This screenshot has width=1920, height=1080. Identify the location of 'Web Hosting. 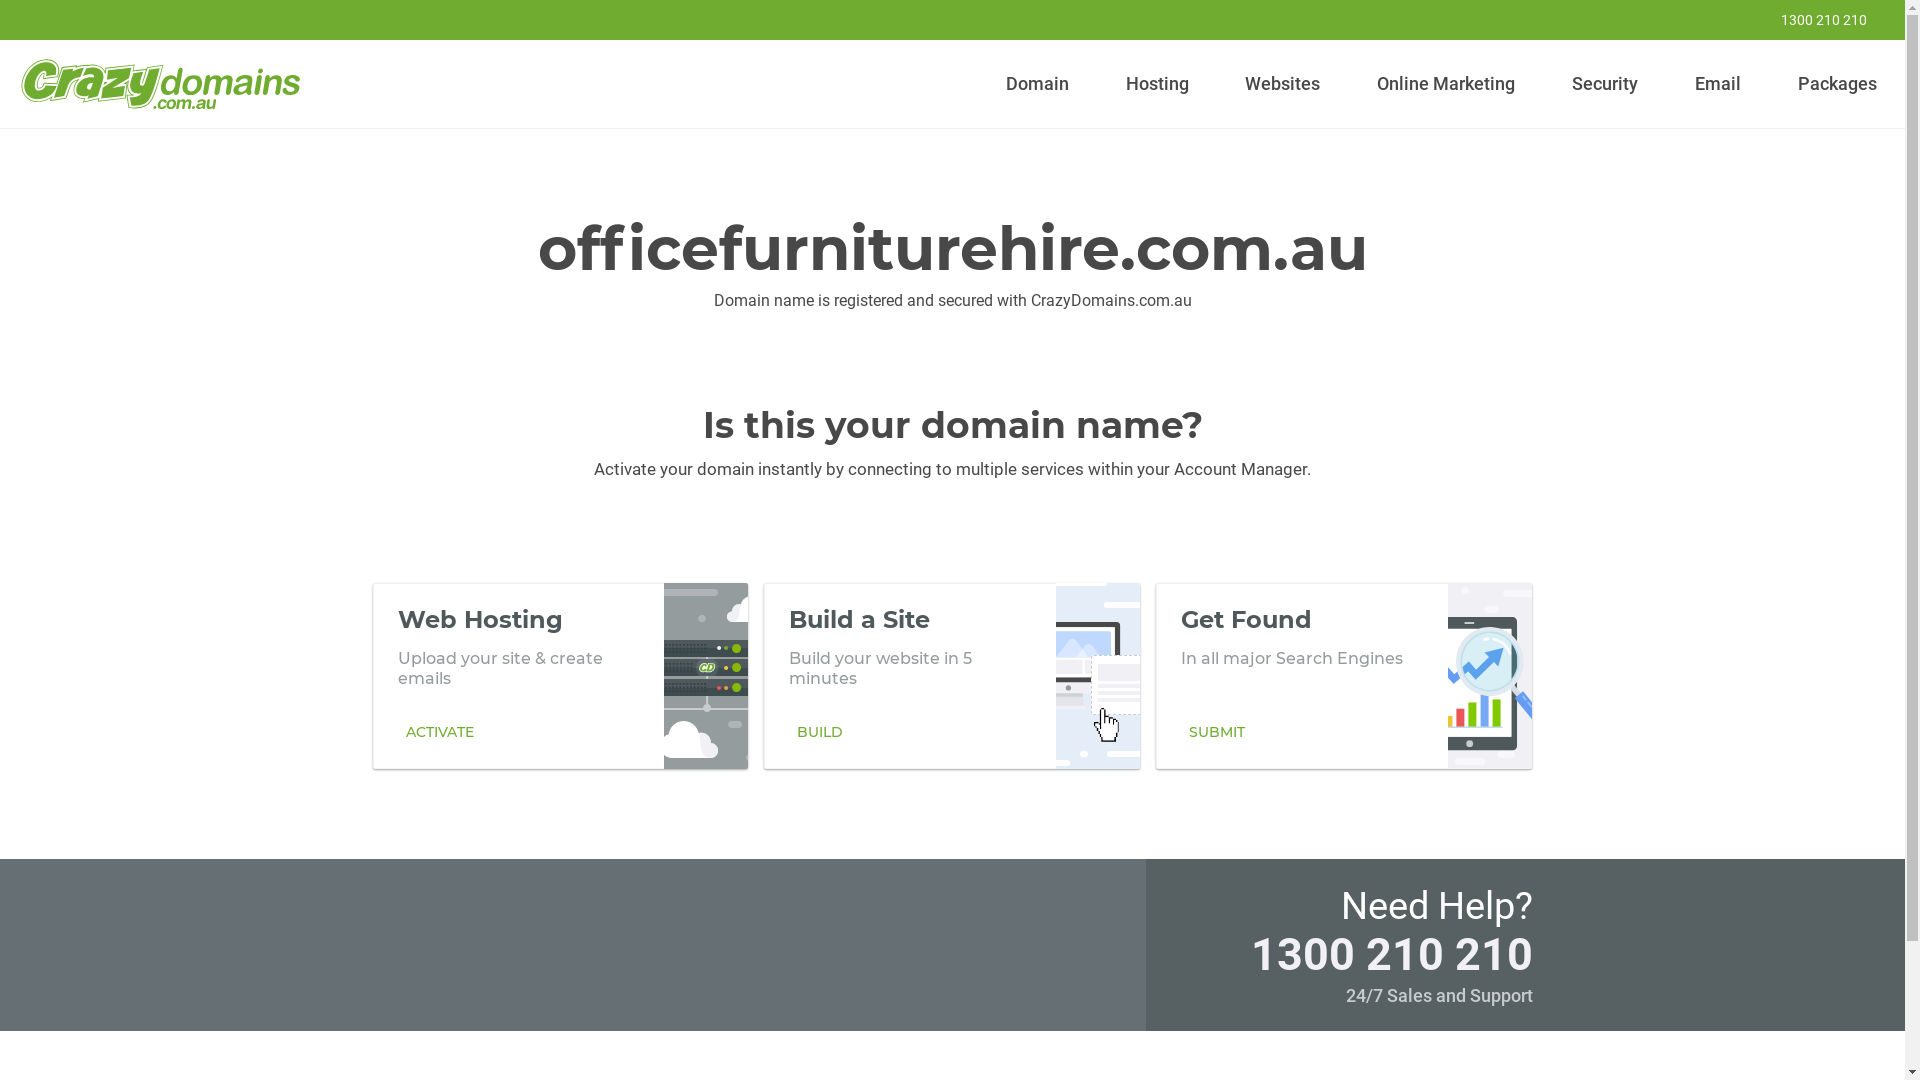
(560, 675).